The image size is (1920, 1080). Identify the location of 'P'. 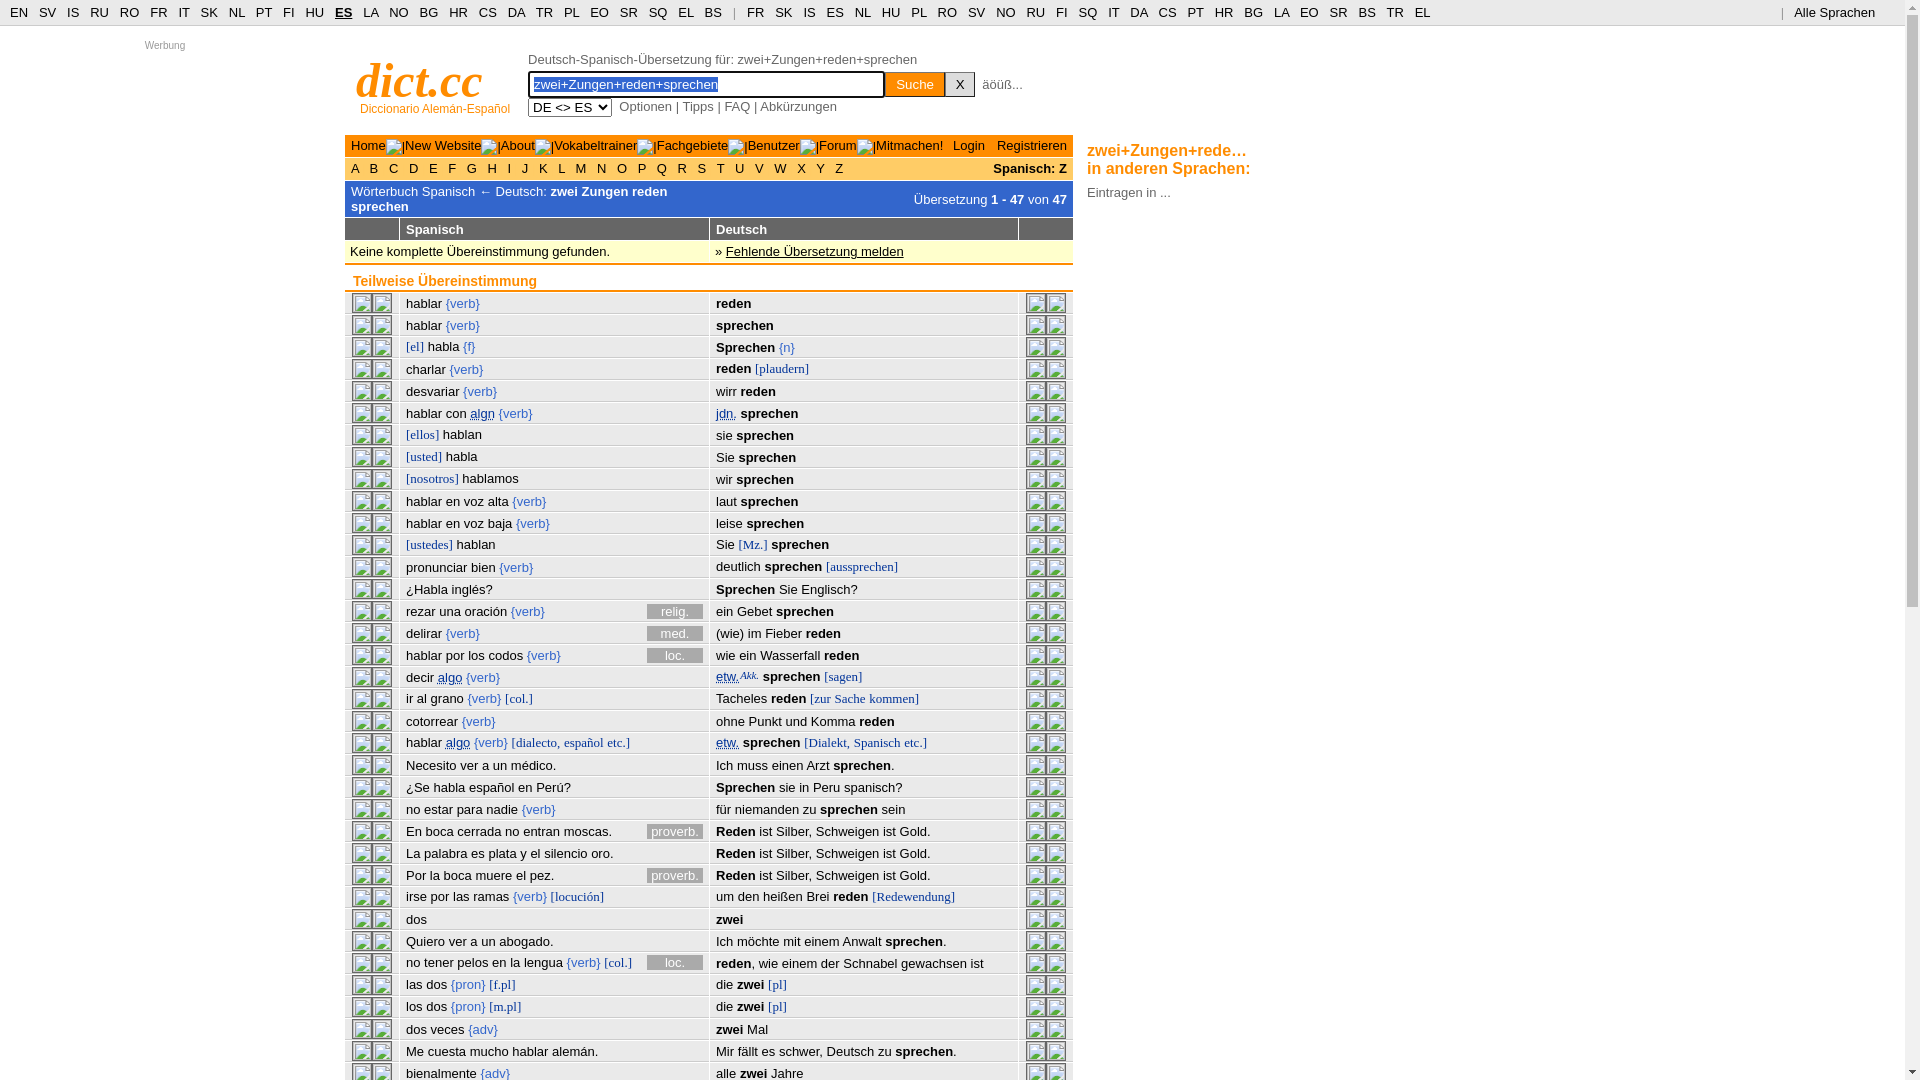
(642, 167).